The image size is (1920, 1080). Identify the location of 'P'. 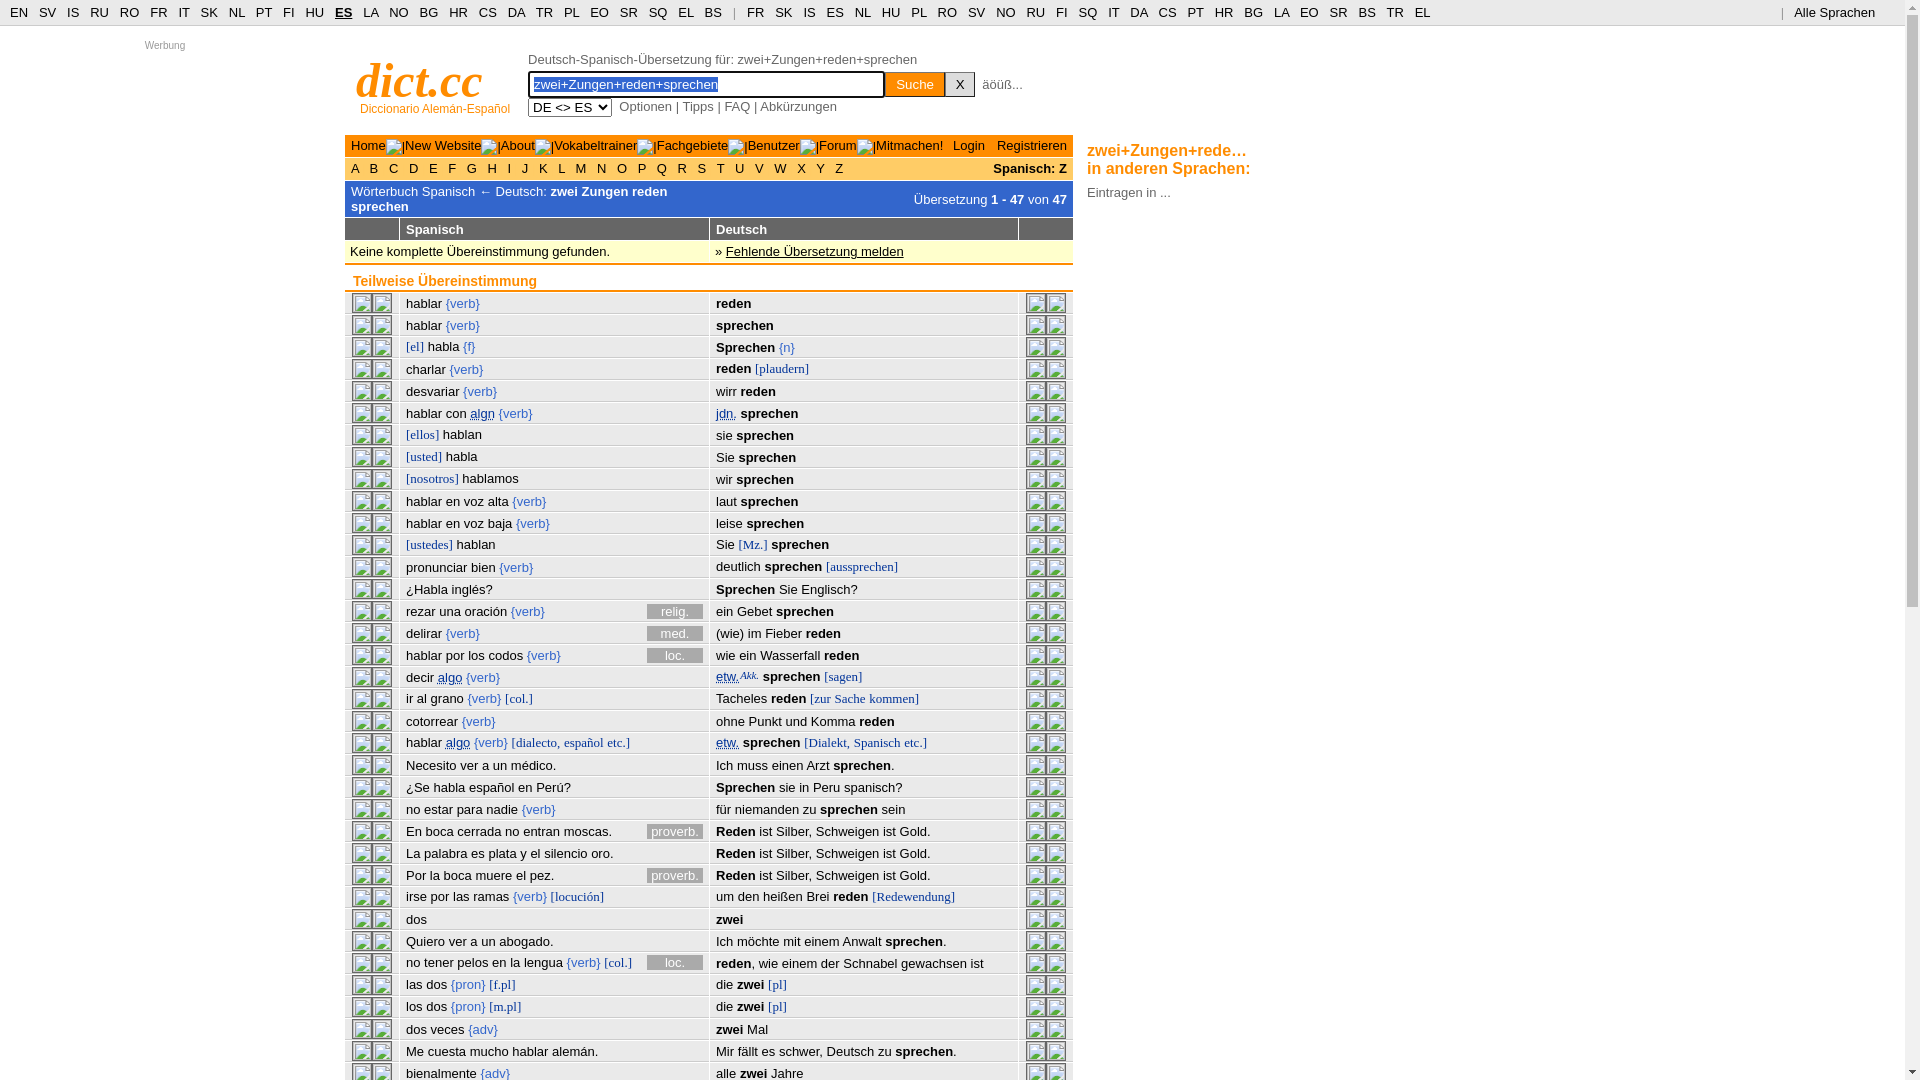
(642, 167).